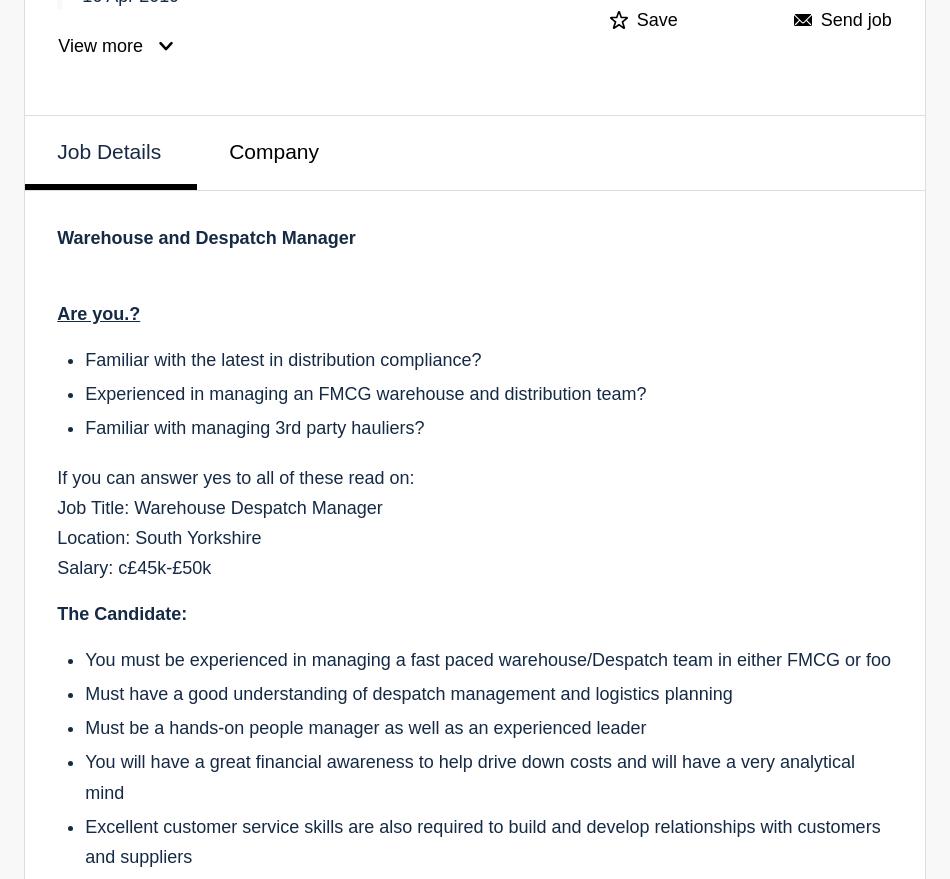 The image size is (950, 879). Describe the element at coordinates (468, 777) in the screenshot. I see `'You will have a great financial awareness to help drive down costs and will have a very analytical mind'` at that location.